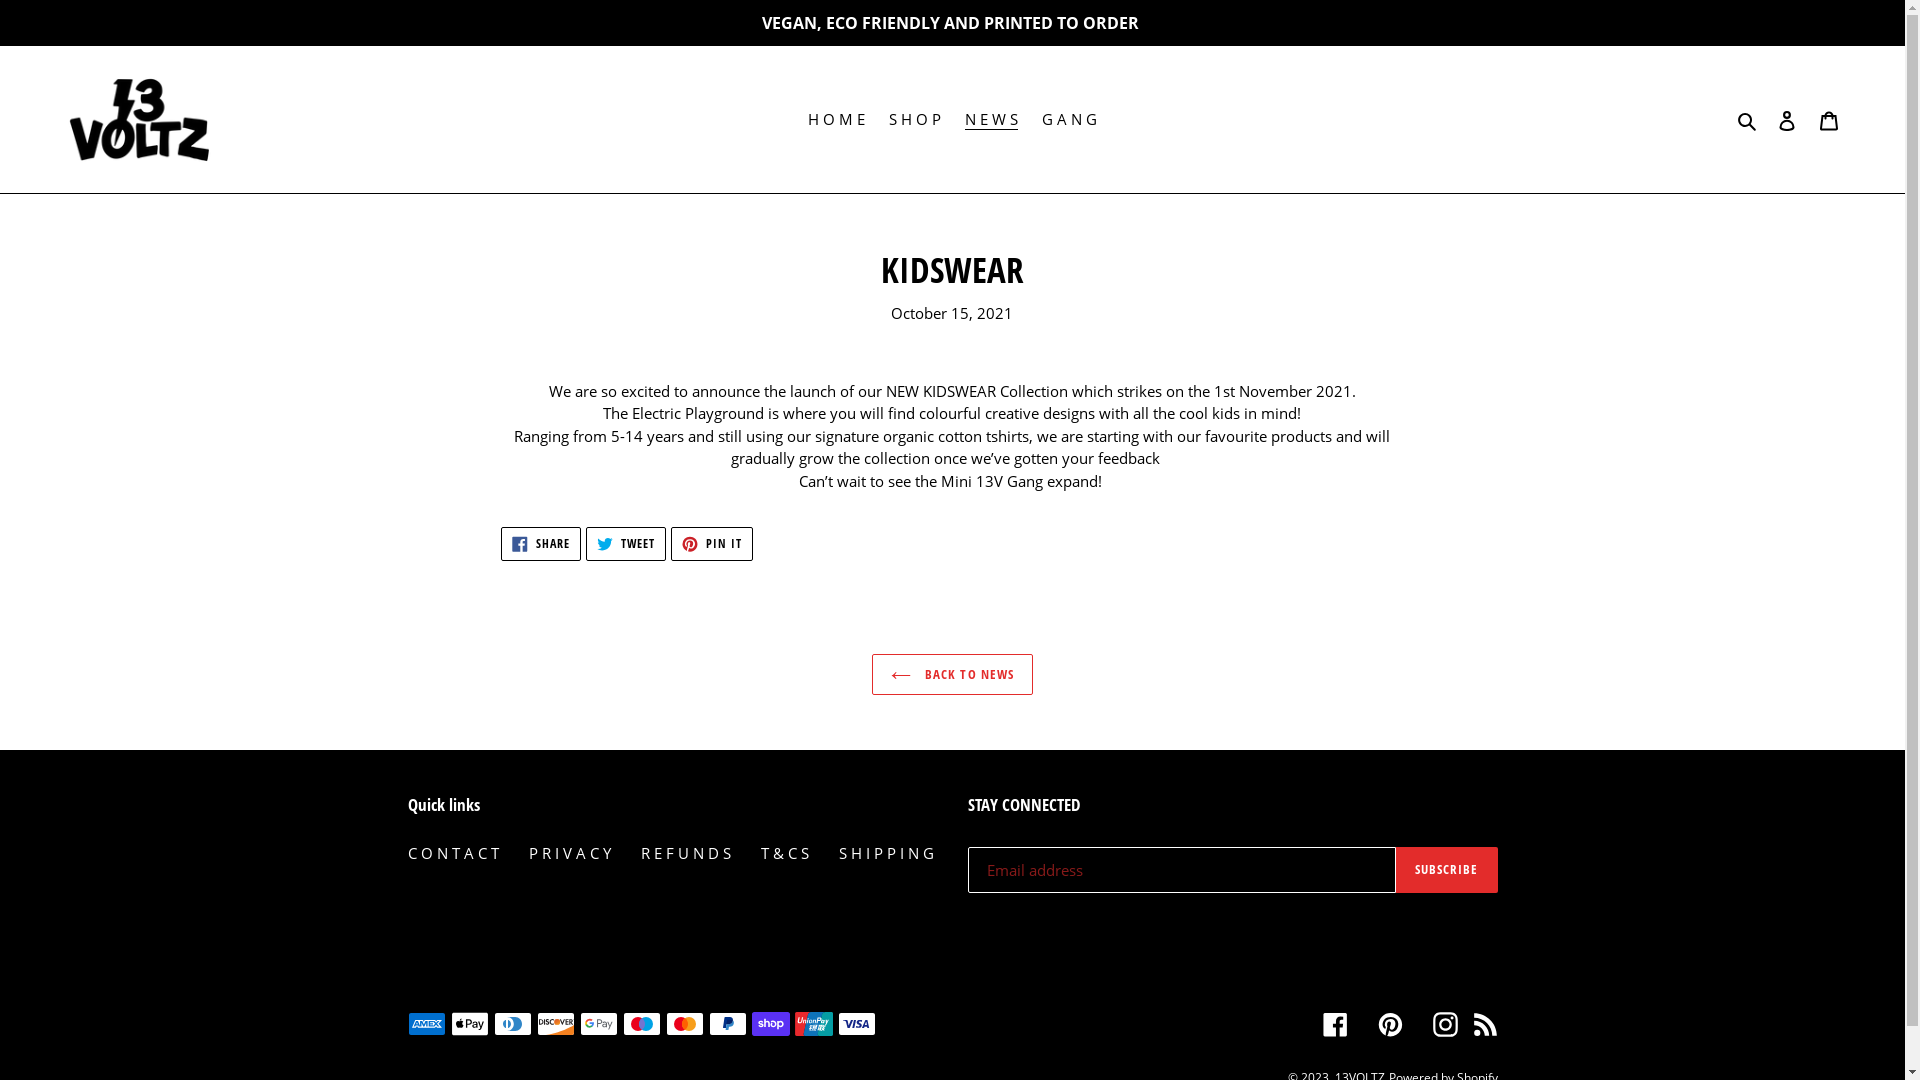 The image size is (1920, 1080). Describe the element at coordinates (1334, 1023) in the screenshot. I see `'Facebook'` at that location.